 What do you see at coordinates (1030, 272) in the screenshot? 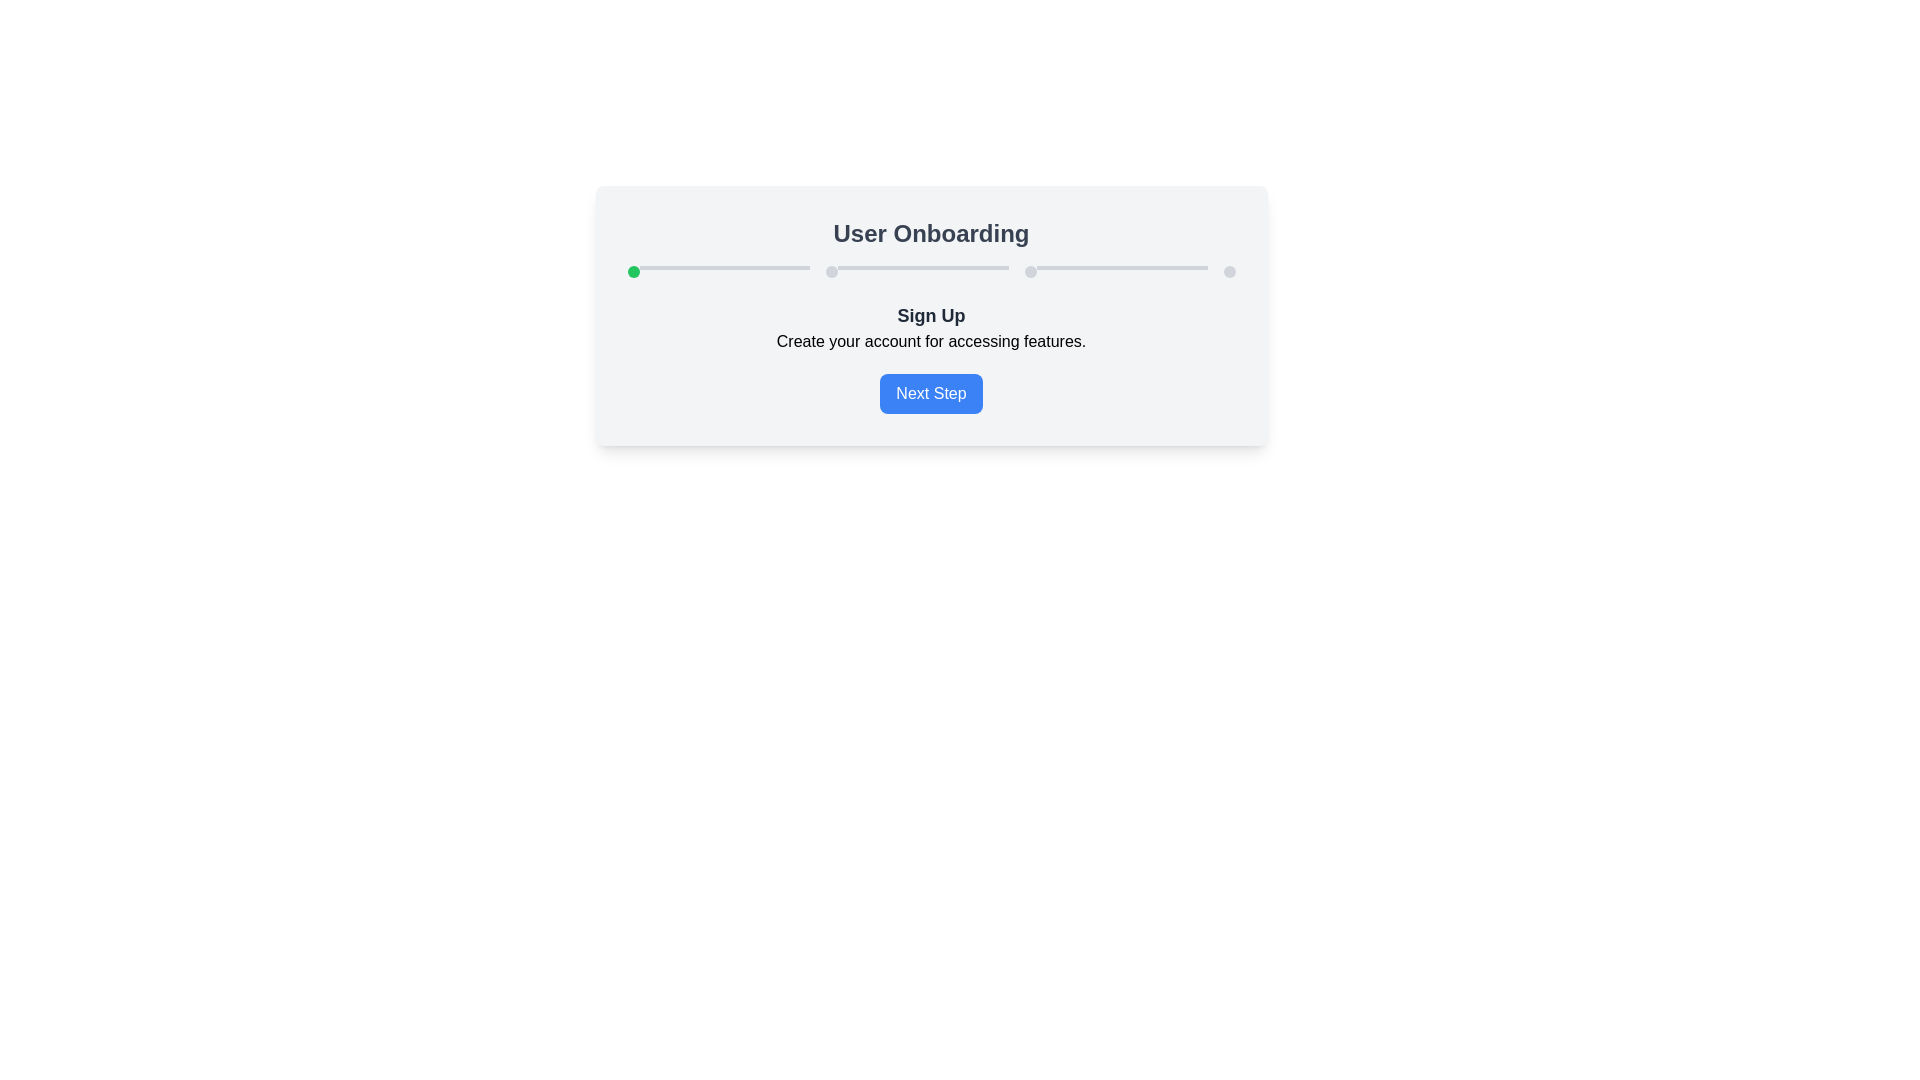
I see `the fifth circle in the progress bar, which indicates an inactive step in a multi-step process` at bounding box center [1030, 272].